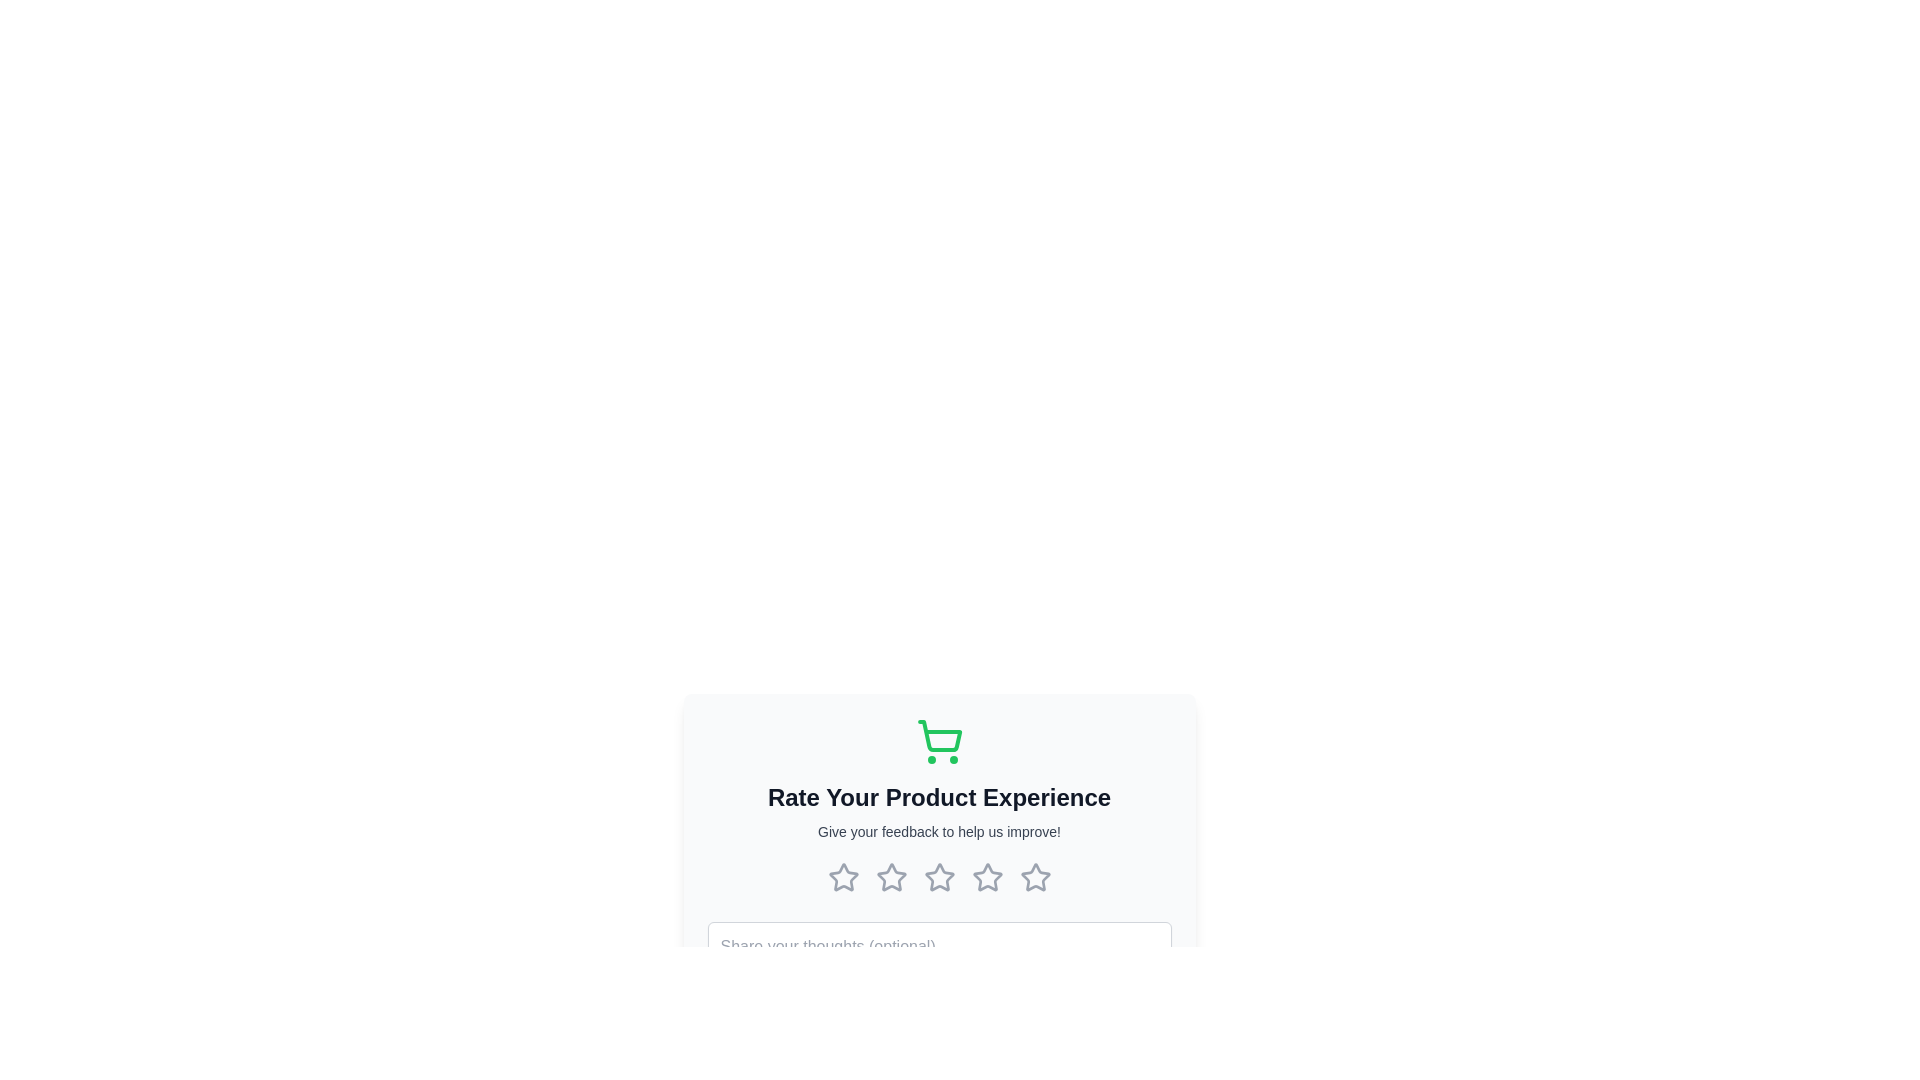 This screenshot has width=1920, height=1080. What do you see at coordinates (938, 741) in the screenshot?
I see `the green shopping cart icon located at the top of the card section, which is above the text 'Rate Your Product Experience'` at bounding box center [938, 741].